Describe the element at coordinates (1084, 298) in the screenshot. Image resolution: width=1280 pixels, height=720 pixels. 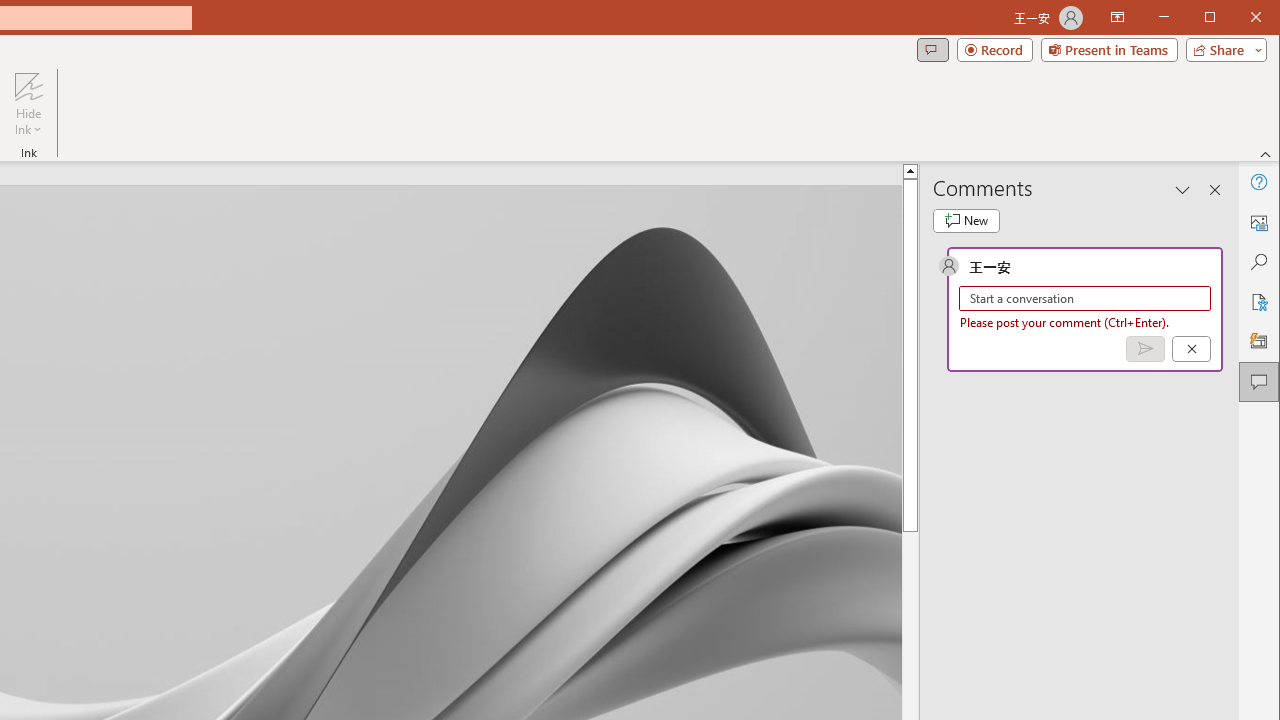
I see `'Start a conversation'` at that location.